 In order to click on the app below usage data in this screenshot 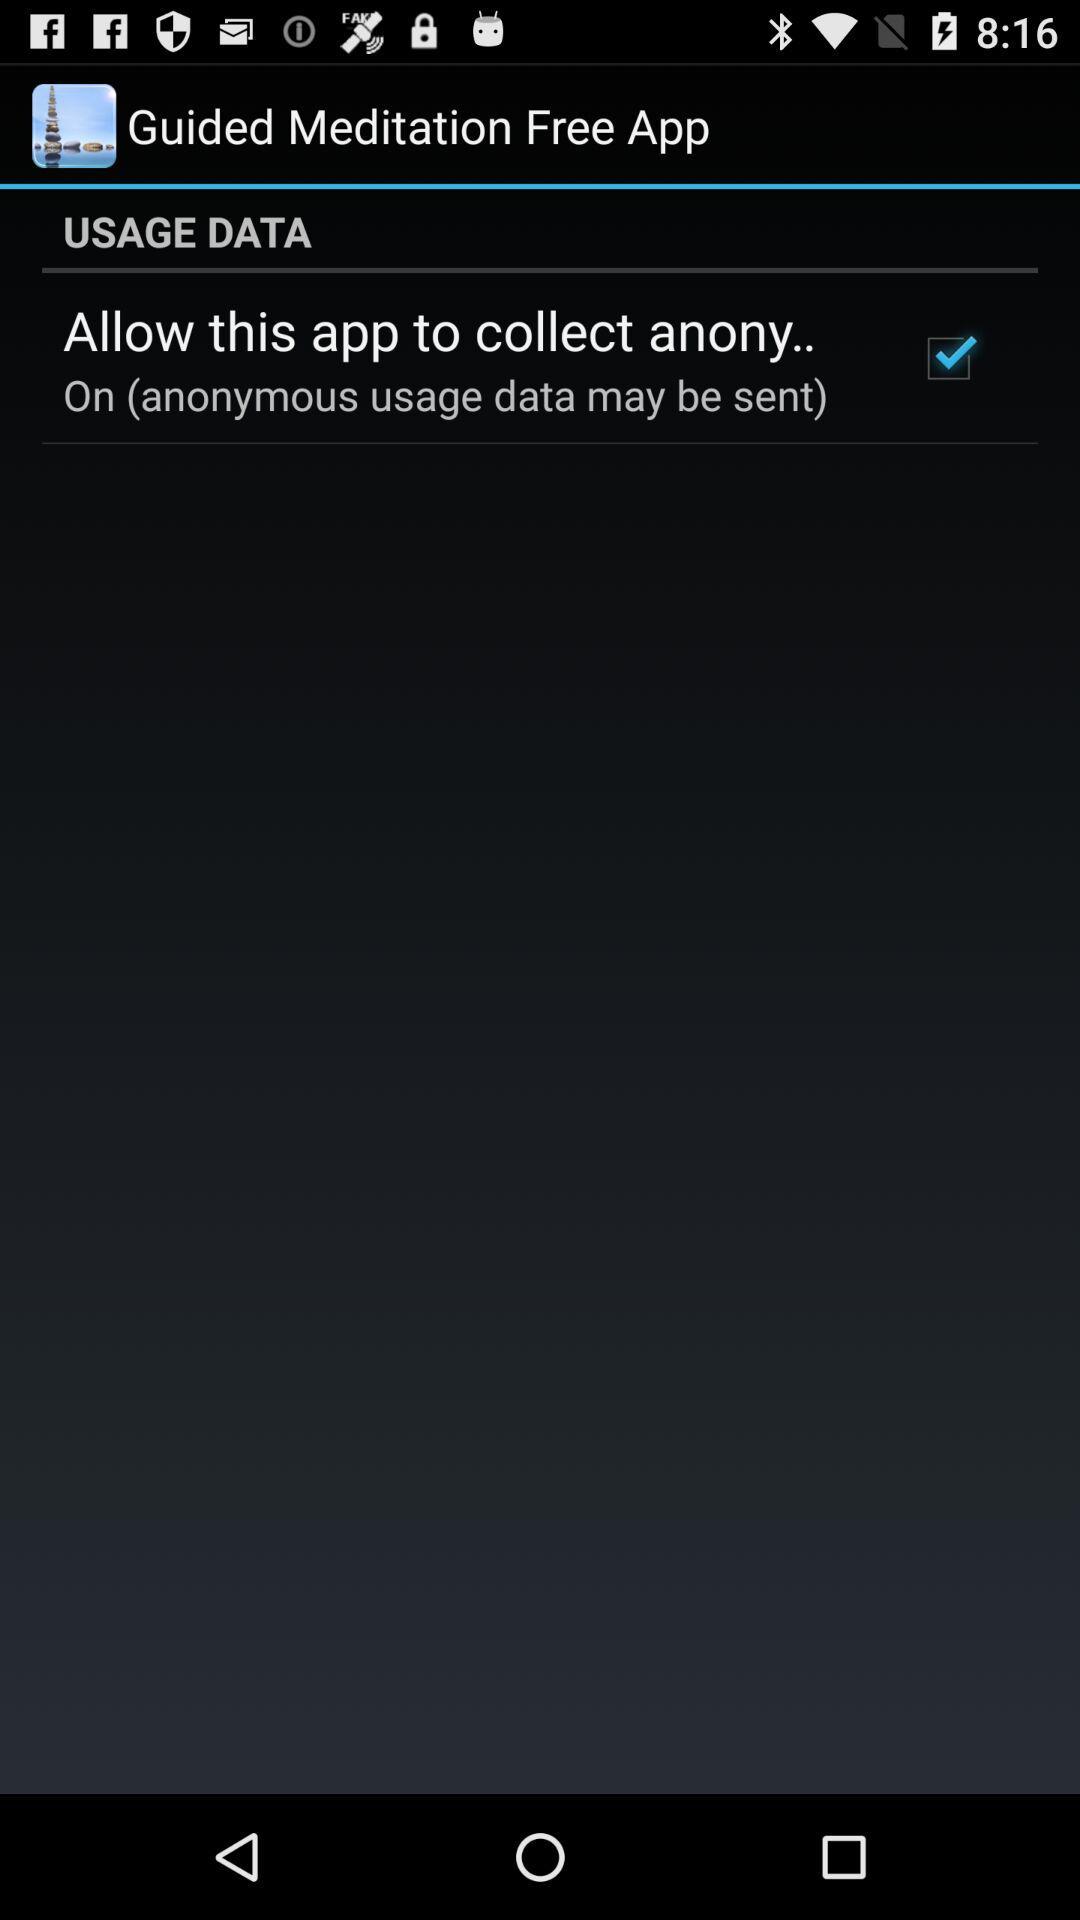, I will do `click(463, 329)`.